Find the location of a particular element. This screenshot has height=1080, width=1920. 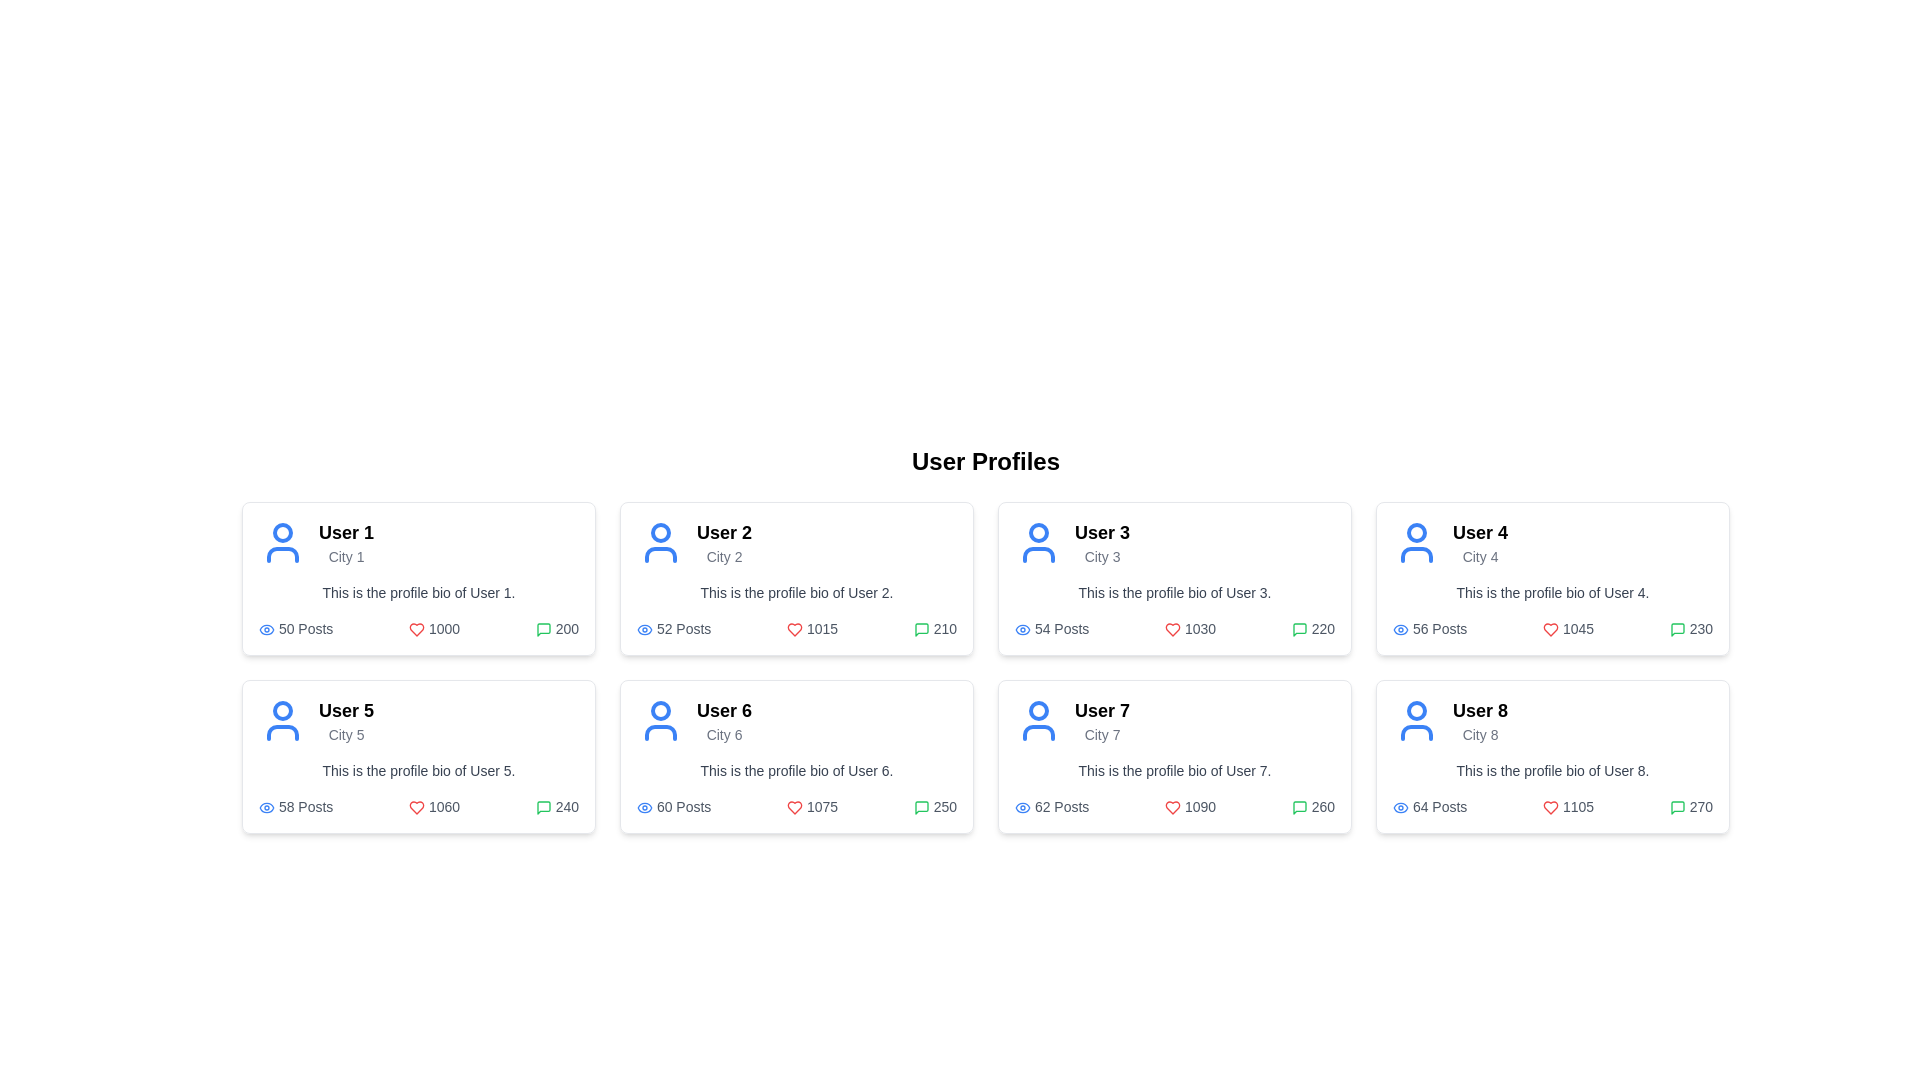

the static text displaying the city associated with 'User 5', located below the 'User 5' text in the bottom left corner of the user profiles grid is located at coordinates (346, 735).